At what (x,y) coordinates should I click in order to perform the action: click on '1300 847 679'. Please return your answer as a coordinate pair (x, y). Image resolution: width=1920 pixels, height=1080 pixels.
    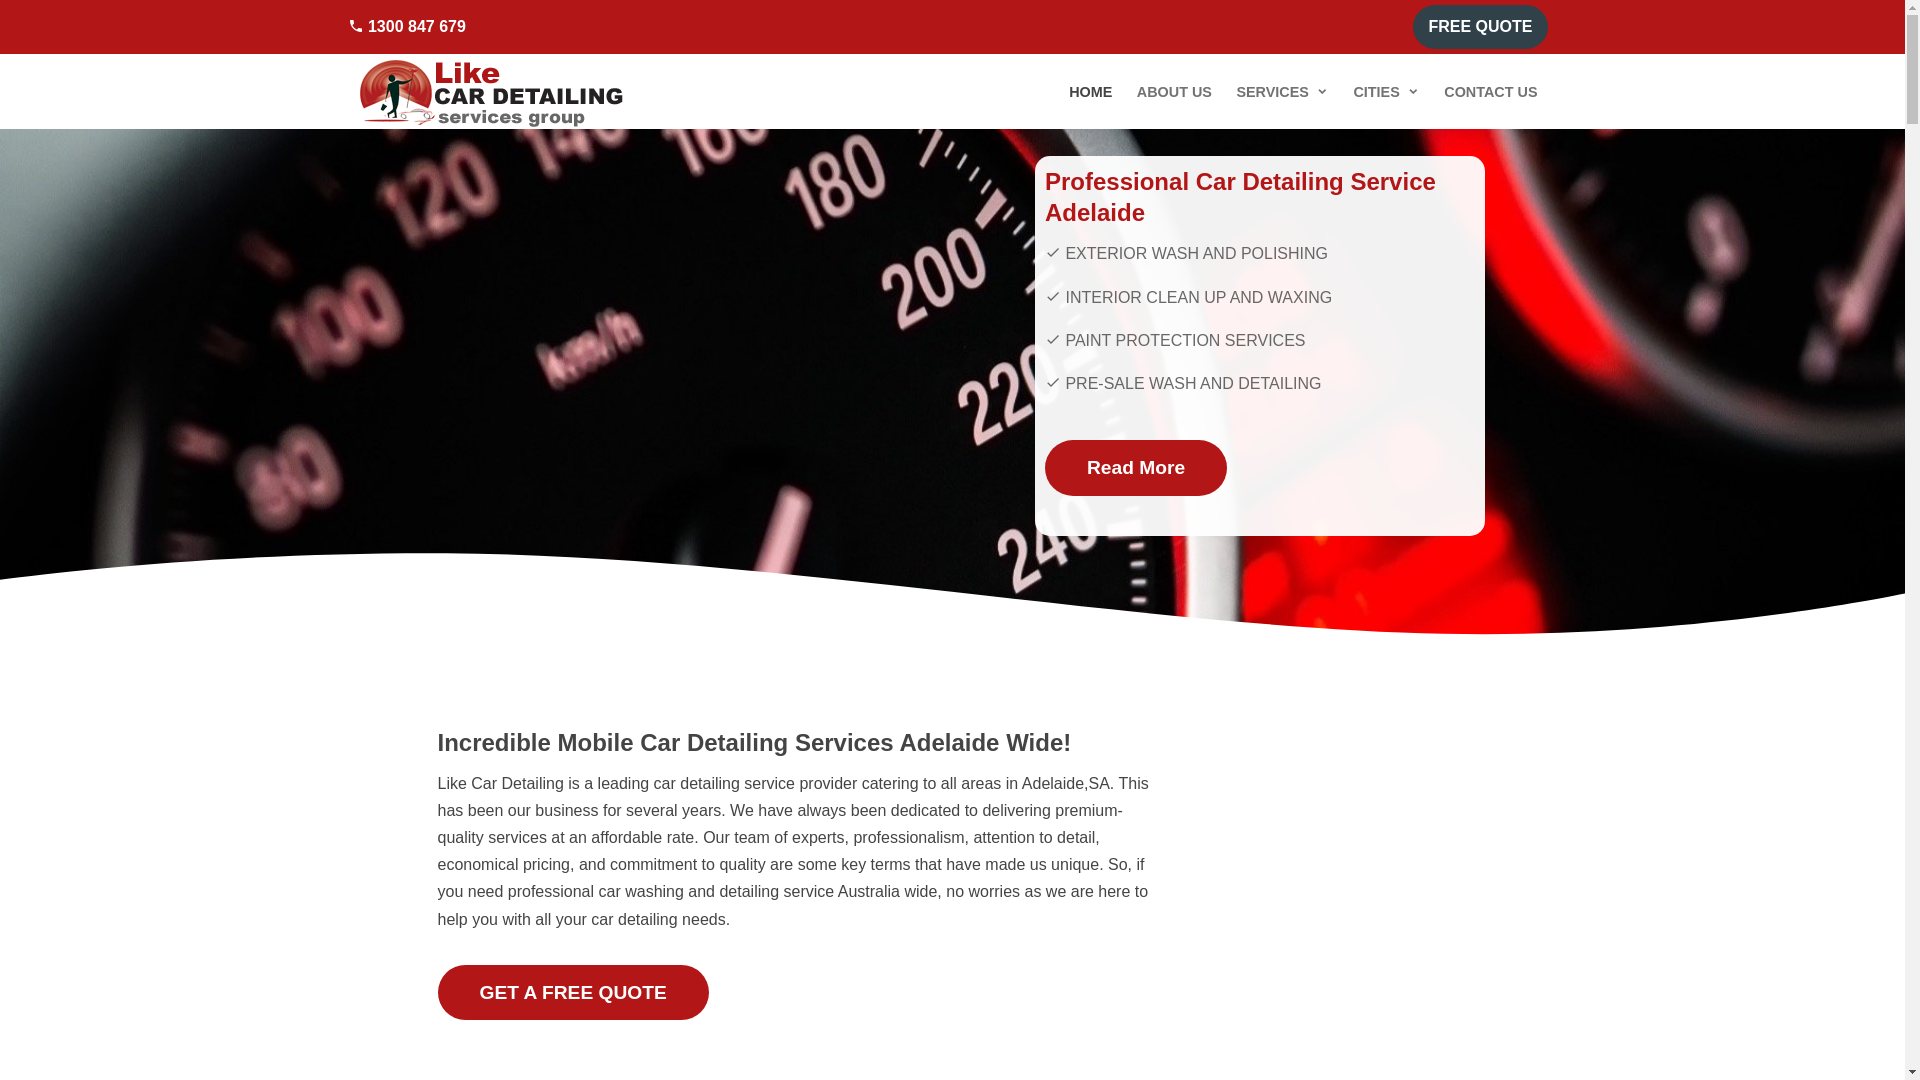
    Looking at the image, I should click on (406, 27).